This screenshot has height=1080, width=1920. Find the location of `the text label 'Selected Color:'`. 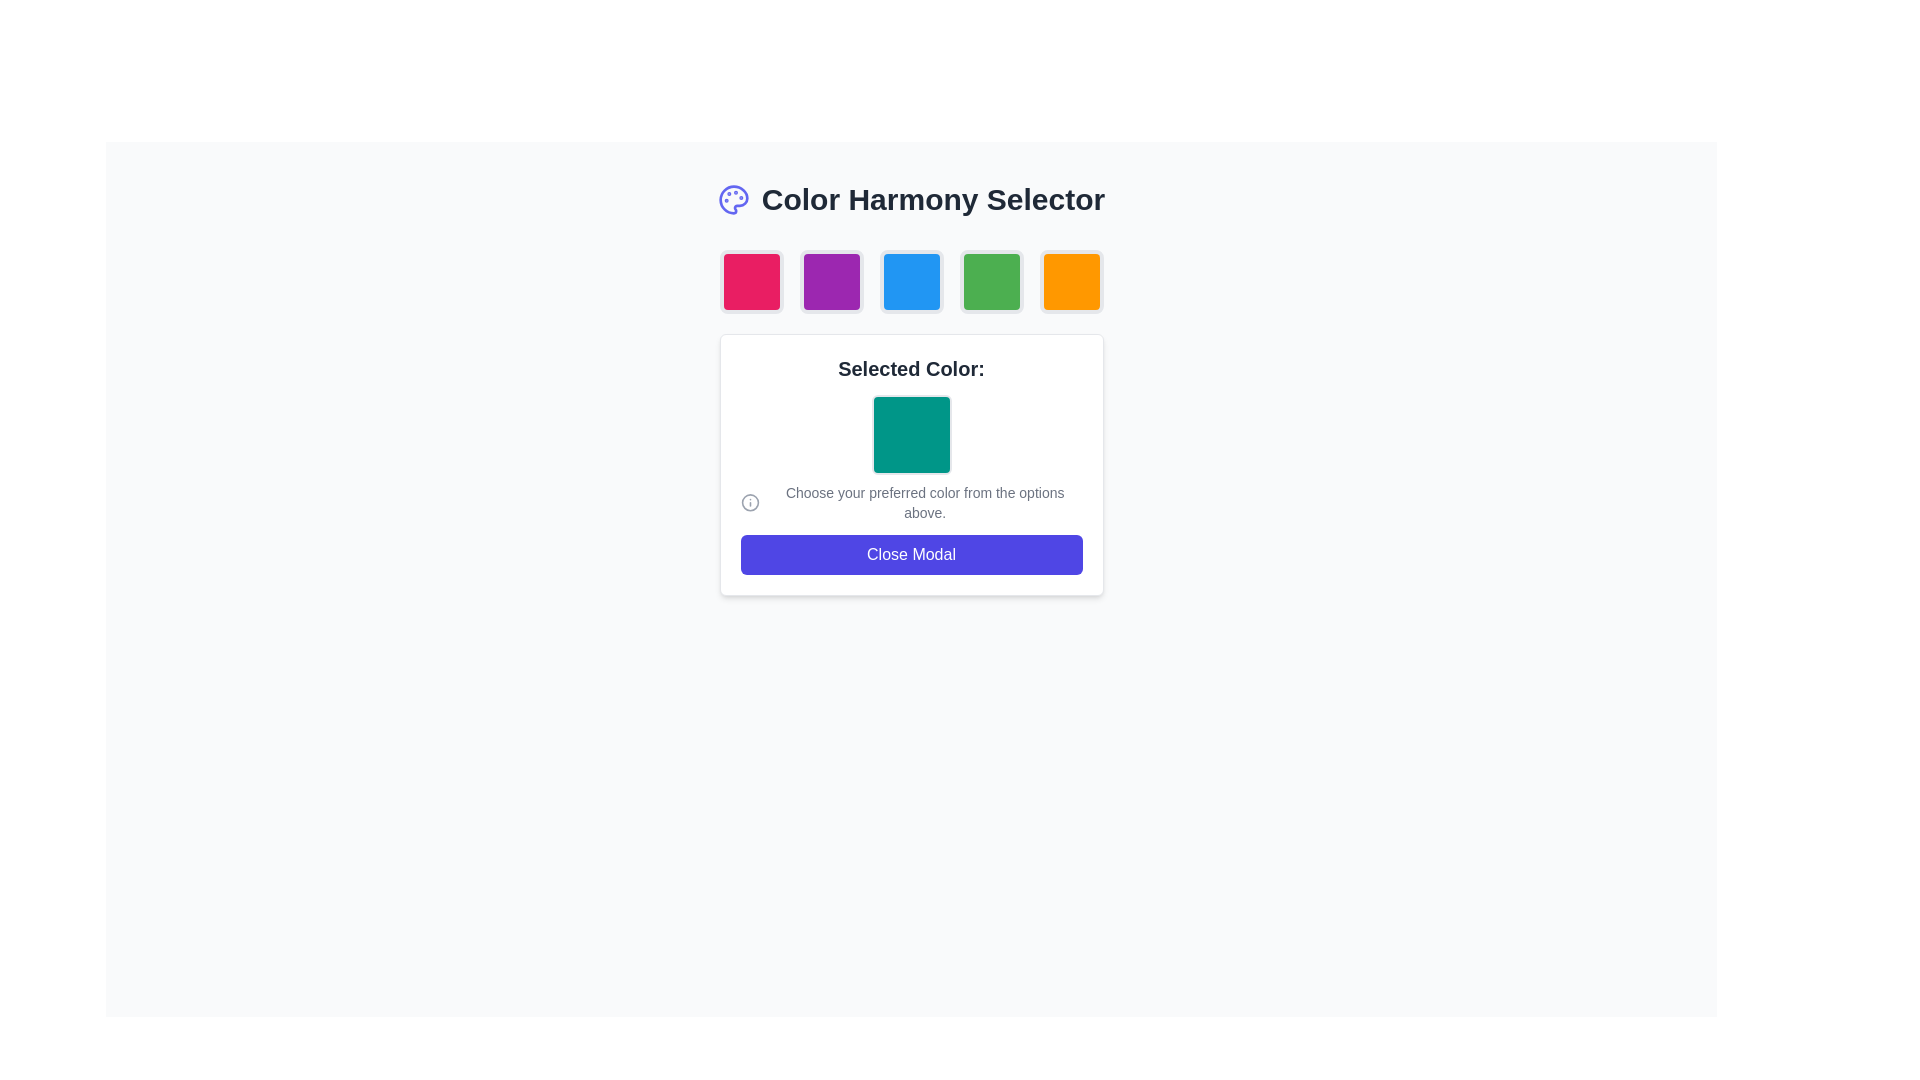

the text label 'Selected Color:' is located at coordinates (910, 369).